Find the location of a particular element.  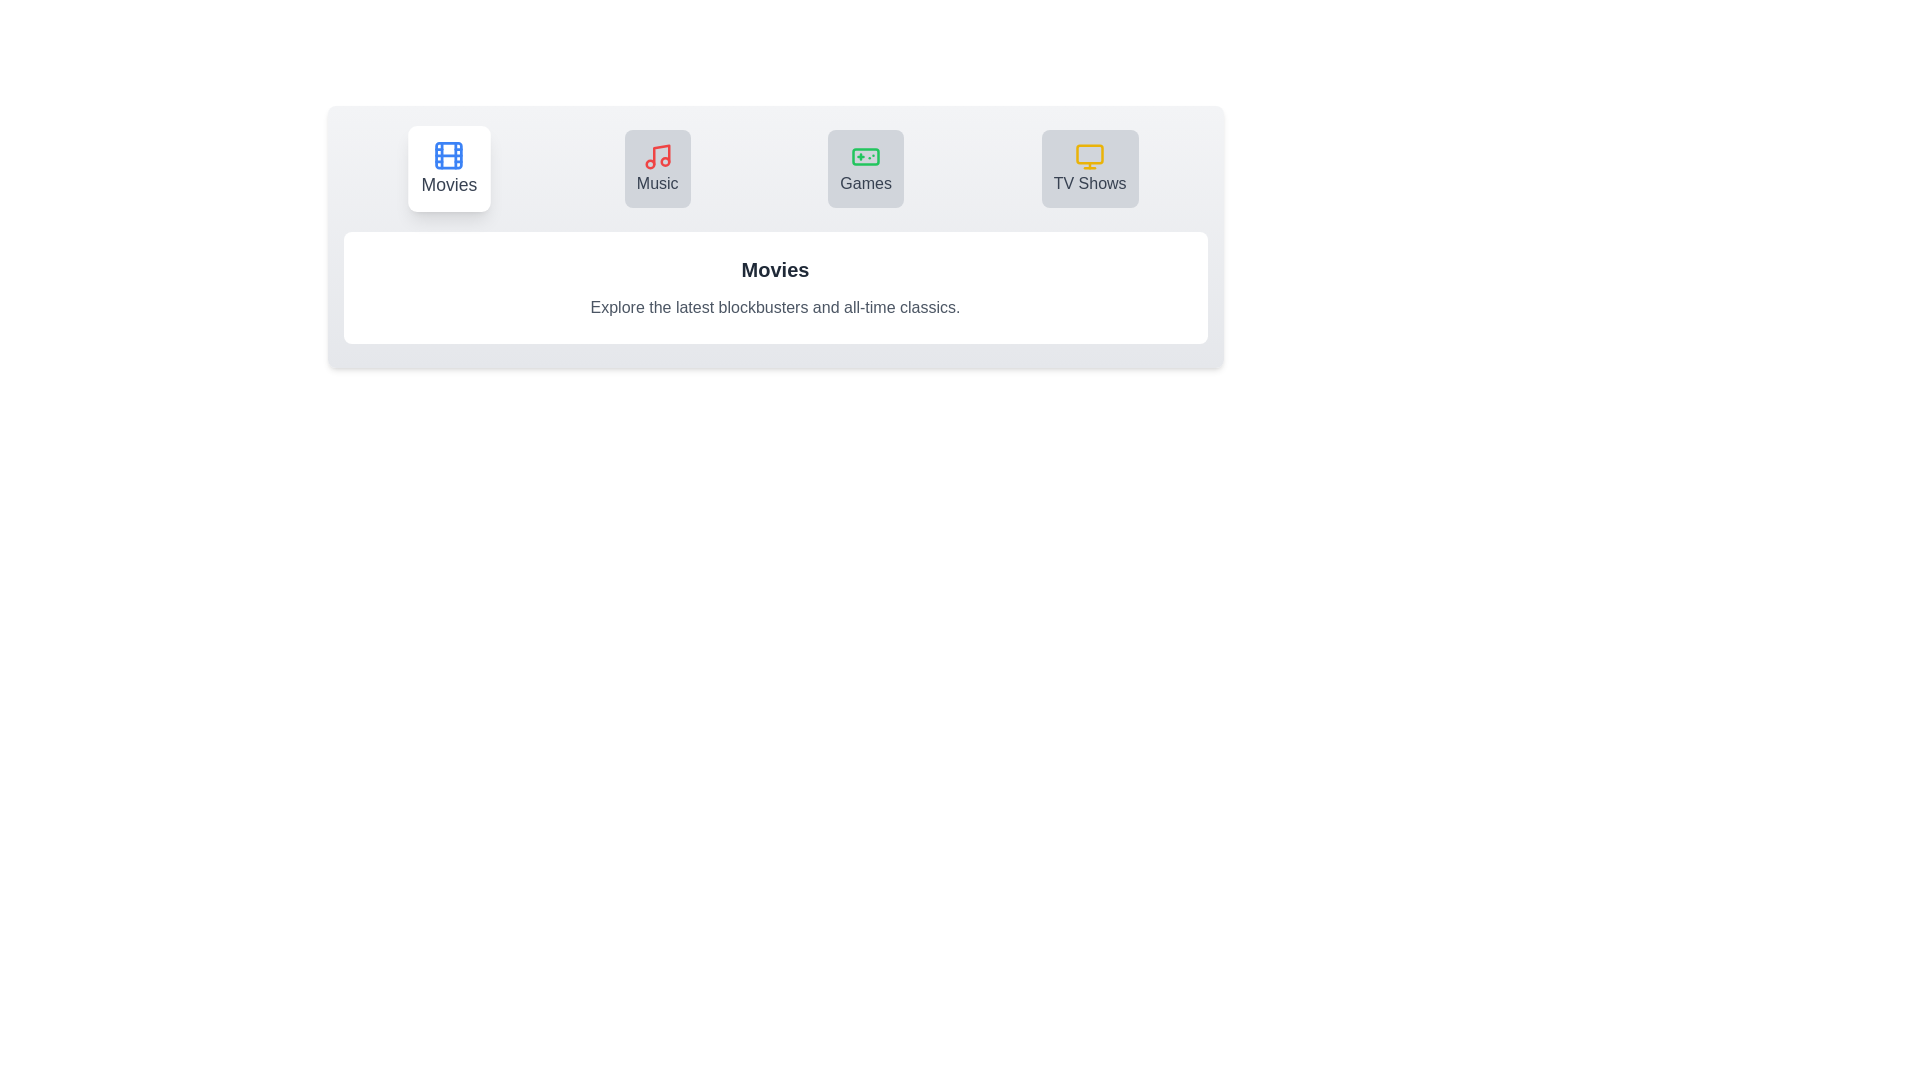

the tab button labeled Music to switch to the corresponding section is located at coordinates (657, 168).